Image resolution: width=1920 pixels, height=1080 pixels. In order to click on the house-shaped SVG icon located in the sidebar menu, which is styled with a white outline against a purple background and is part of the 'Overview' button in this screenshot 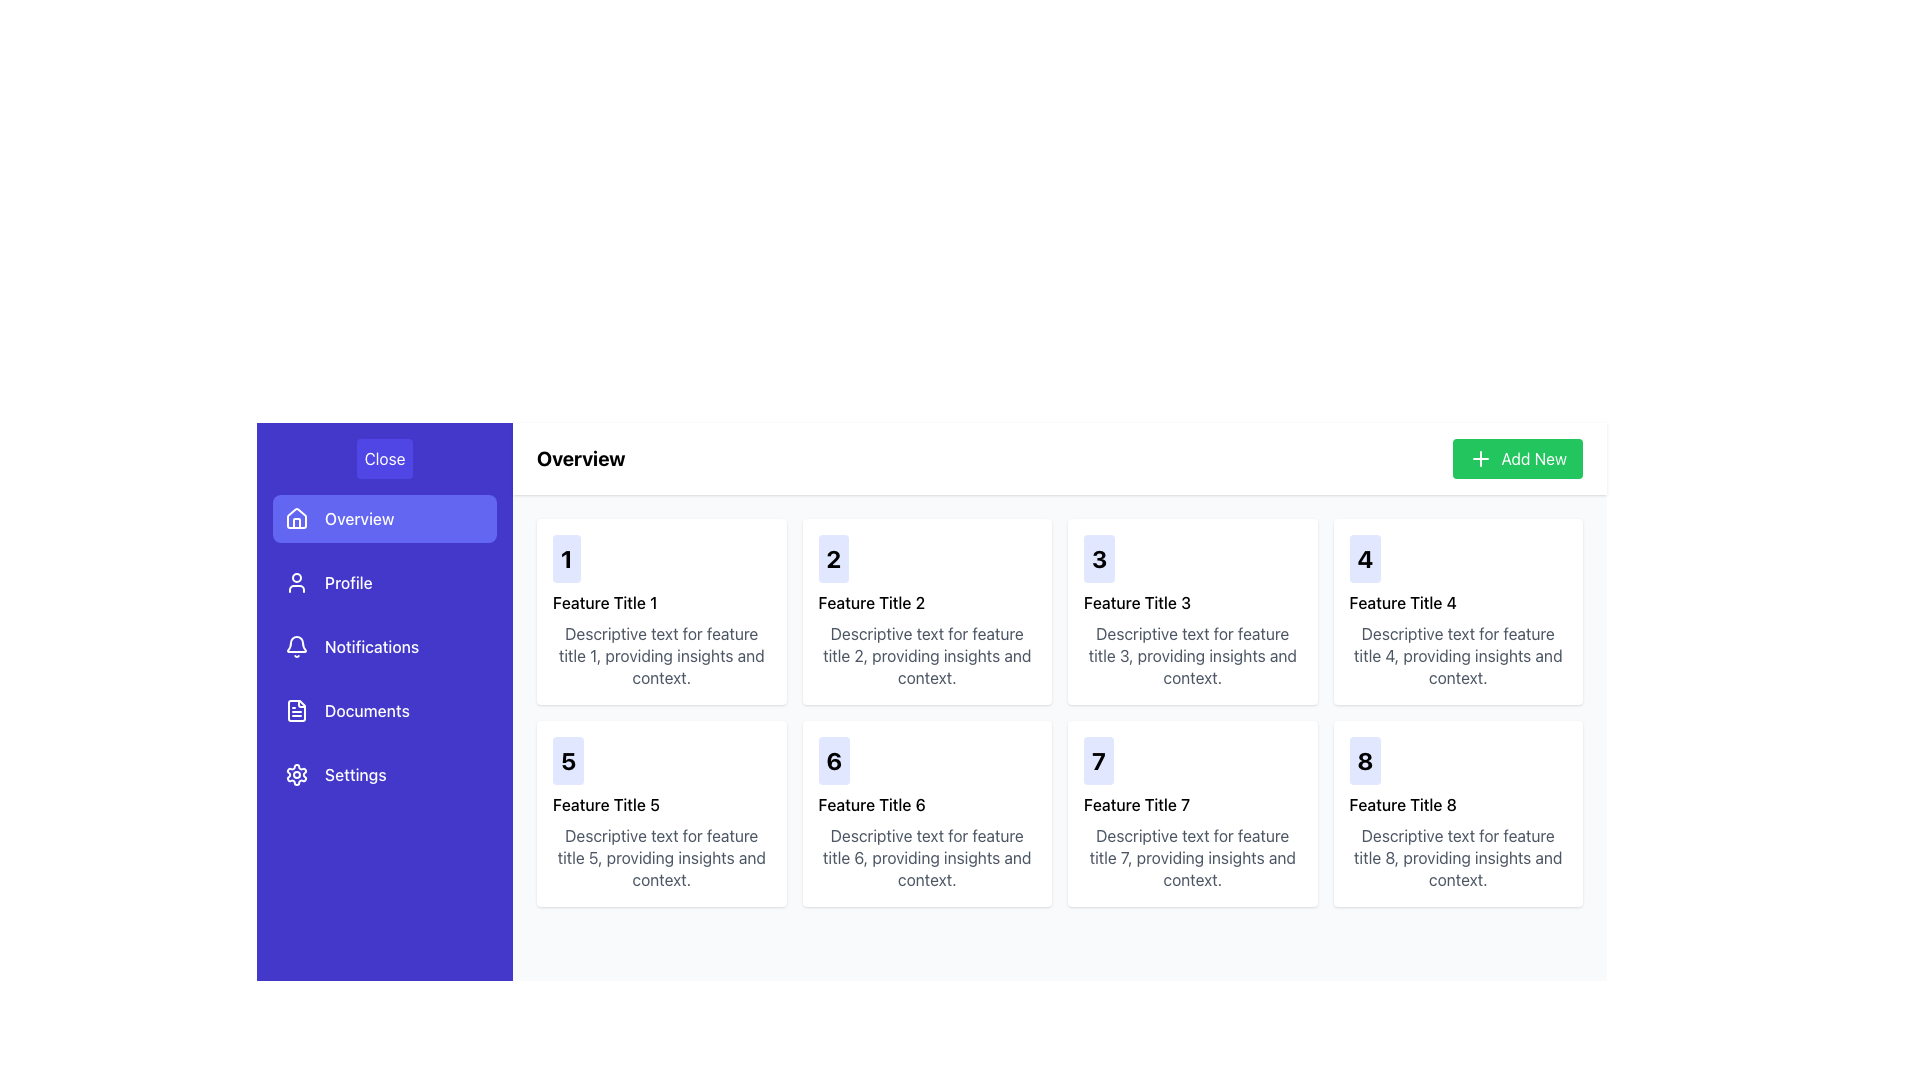, I will do `click(296, 518)`.